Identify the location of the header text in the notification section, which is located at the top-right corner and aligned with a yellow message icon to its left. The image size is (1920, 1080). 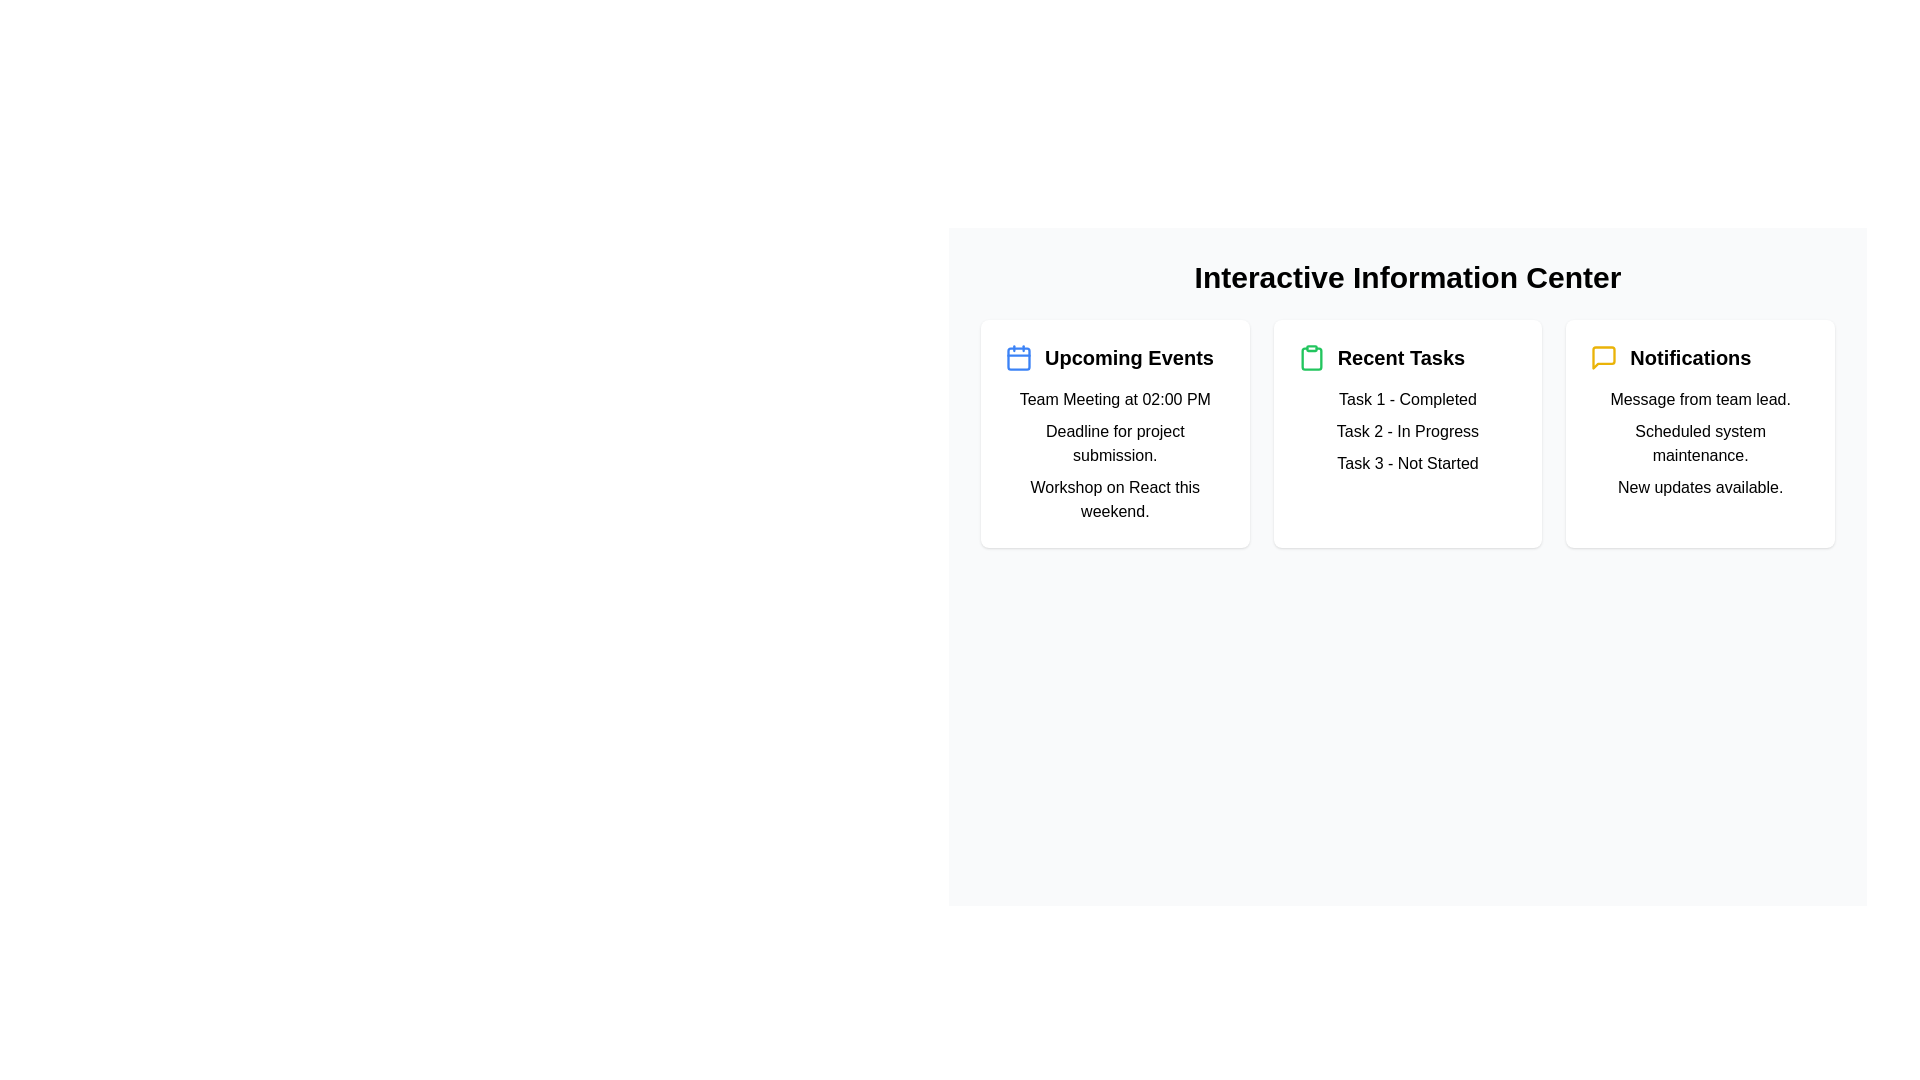
(1689, 357).